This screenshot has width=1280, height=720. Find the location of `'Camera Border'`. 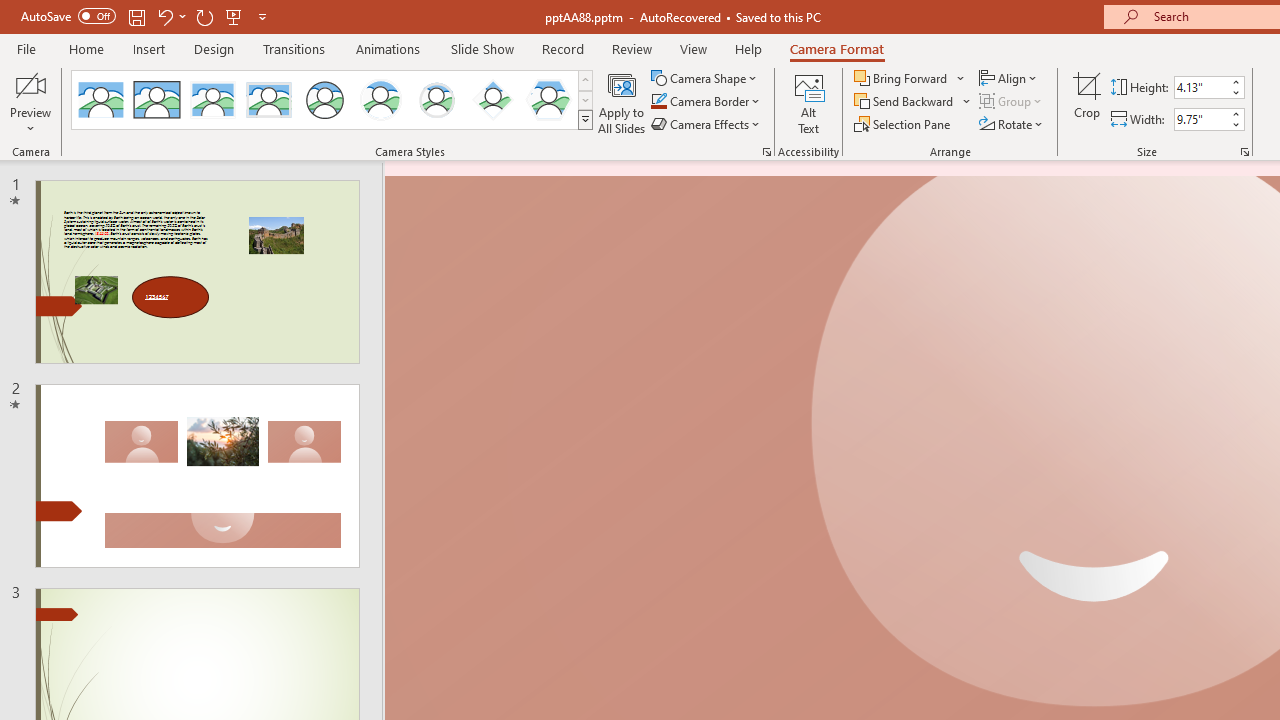

'Camera Border' is located at coordinates (706, 101).